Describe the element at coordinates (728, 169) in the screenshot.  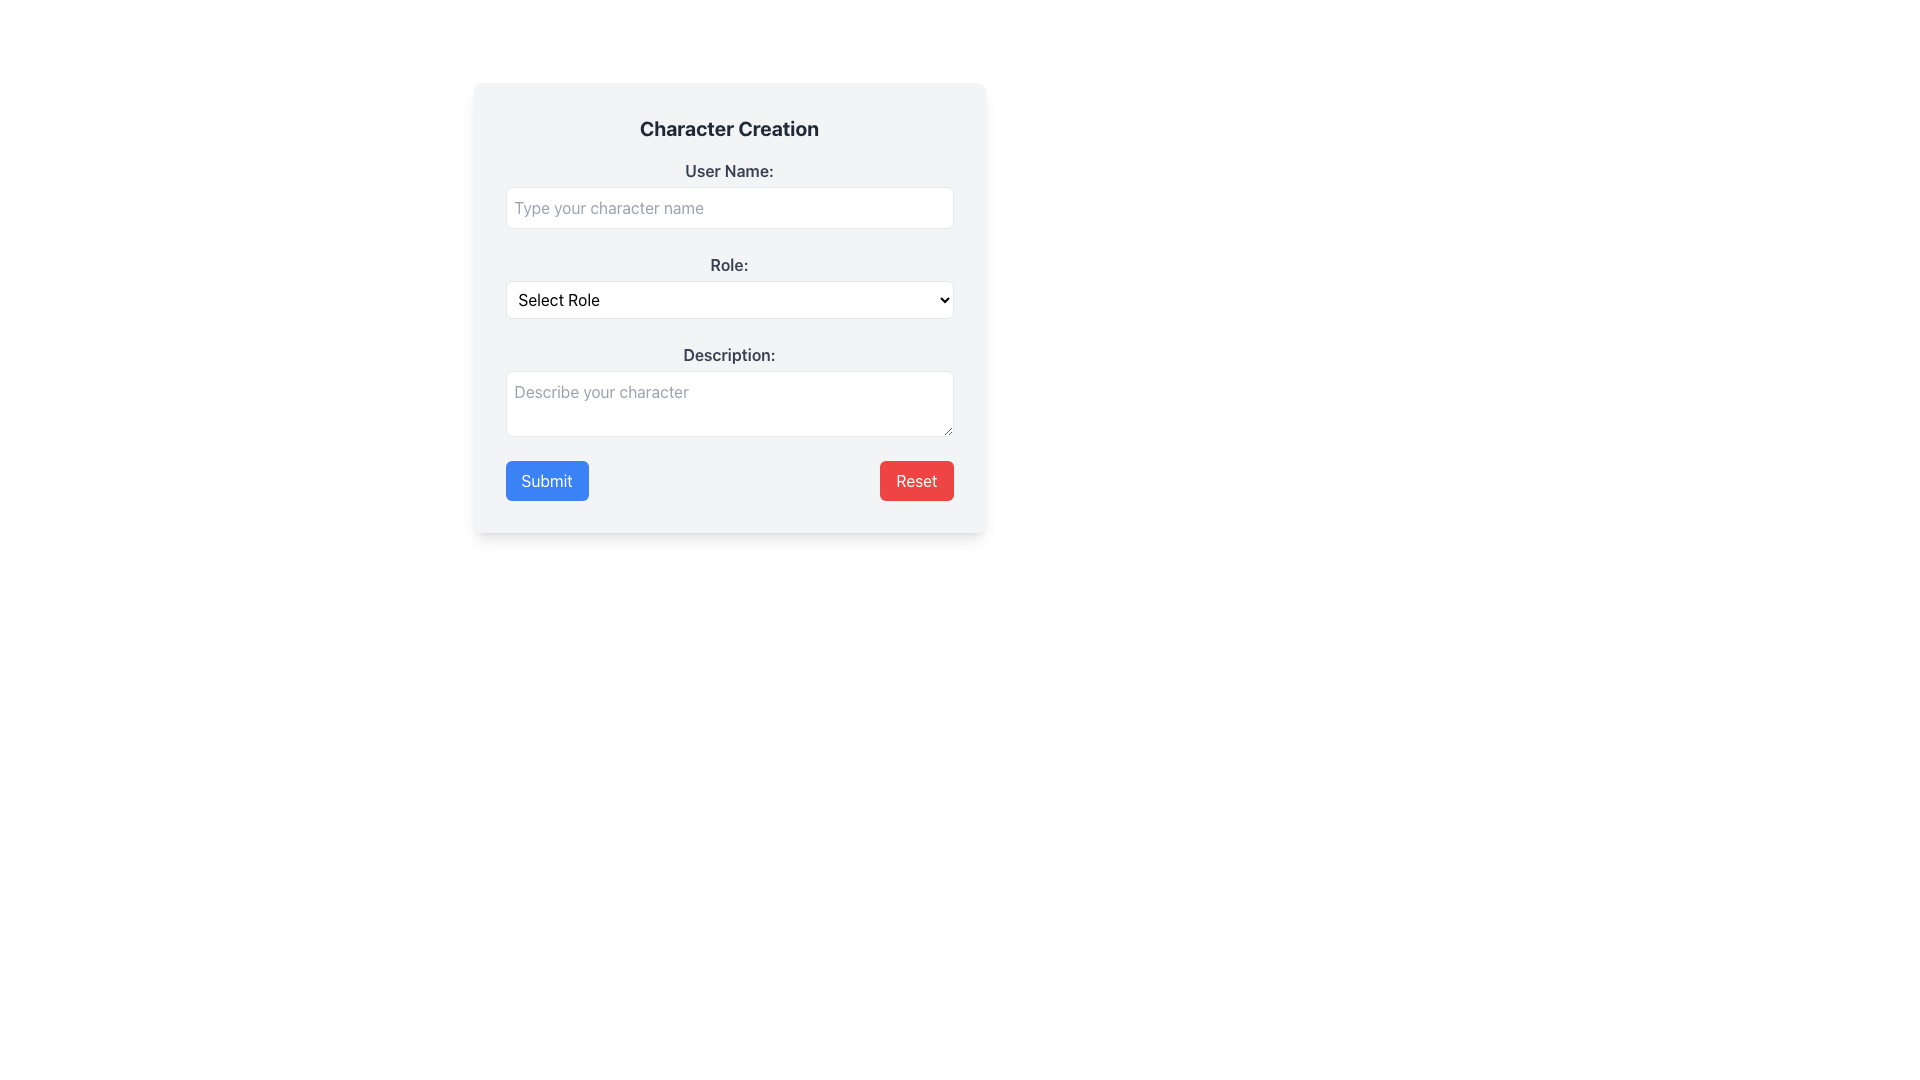
I see `the text label that says 'User Name:' styled in gray bold font, positioned at the top of the form above the input field` at that location.